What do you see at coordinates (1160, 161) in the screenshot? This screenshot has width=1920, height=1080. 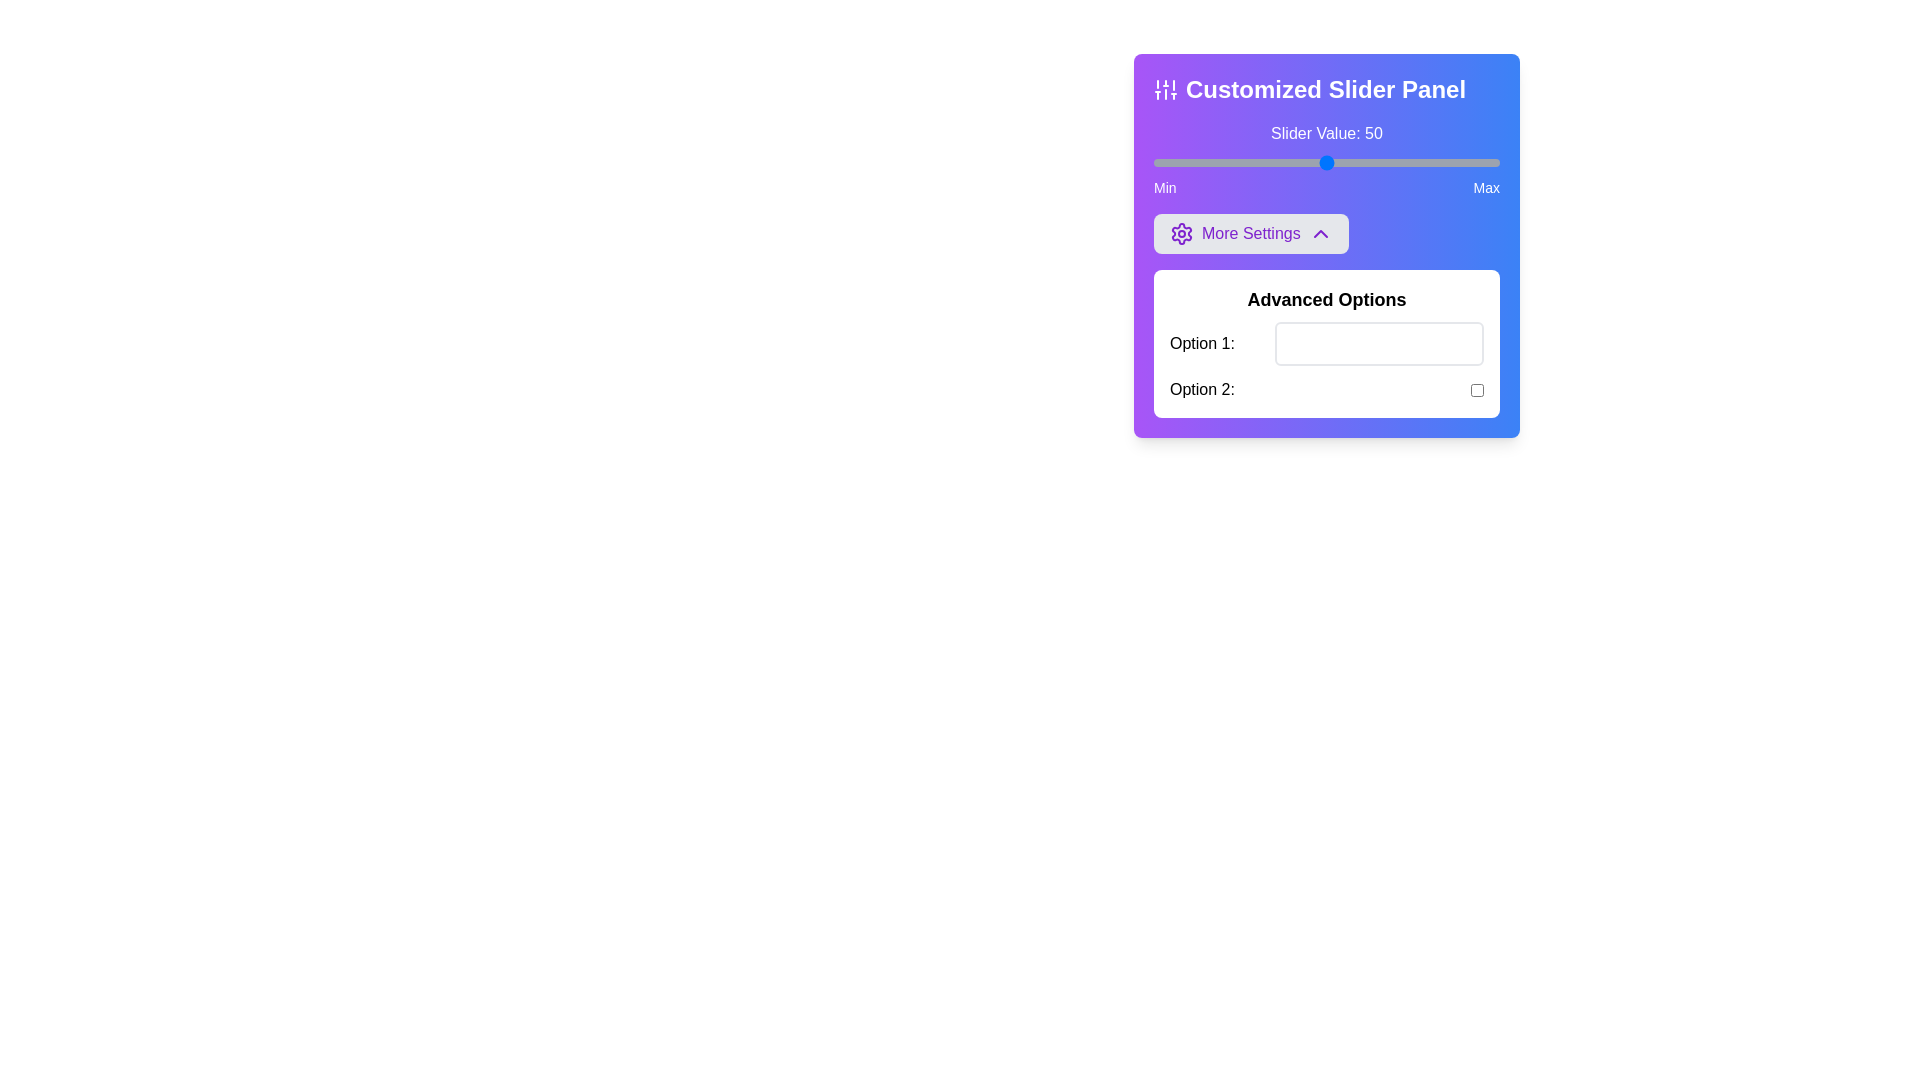 I see `the slider` at bounding box center [1160, 161].